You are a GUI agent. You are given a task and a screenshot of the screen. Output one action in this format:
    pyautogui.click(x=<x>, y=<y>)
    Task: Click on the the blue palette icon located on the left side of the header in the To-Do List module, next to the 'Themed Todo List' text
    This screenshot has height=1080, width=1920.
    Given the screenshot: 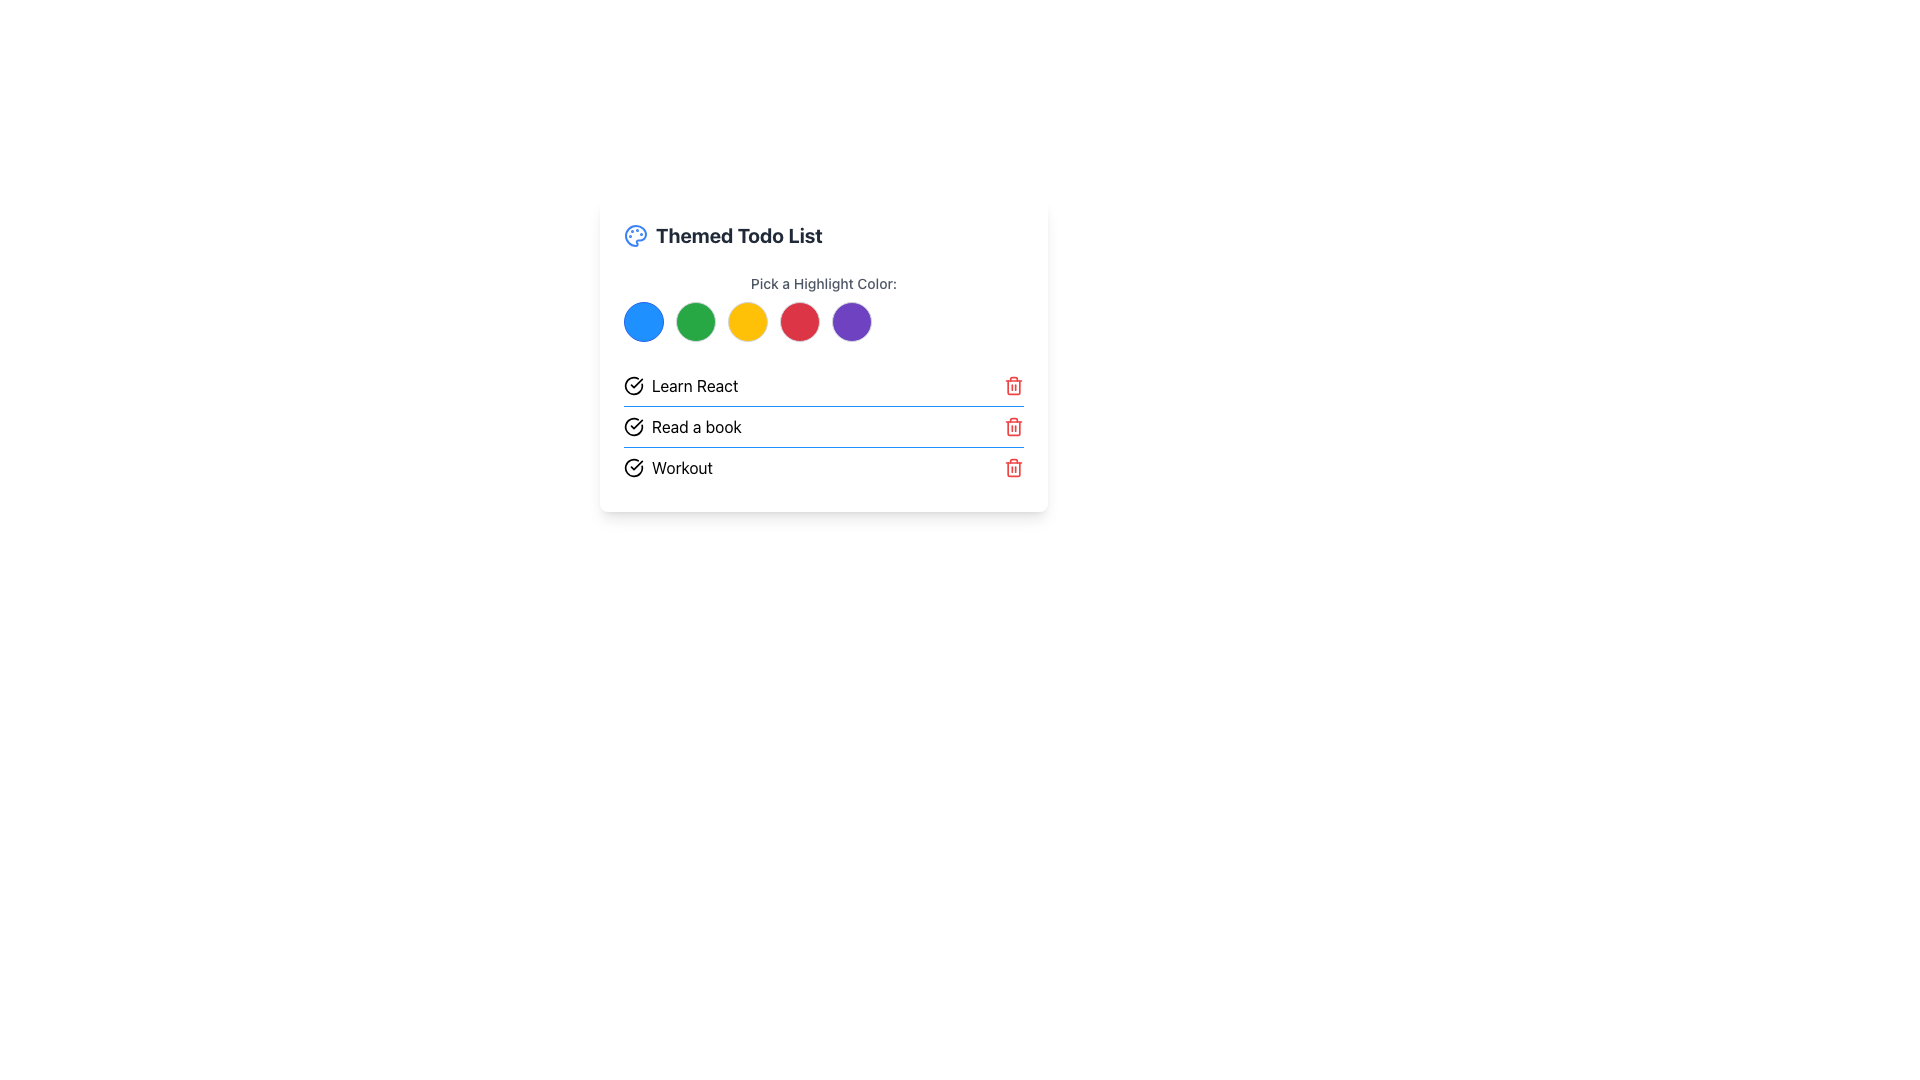 What is the action you would take?
    pyautogui.click(x=634, y=234)
    